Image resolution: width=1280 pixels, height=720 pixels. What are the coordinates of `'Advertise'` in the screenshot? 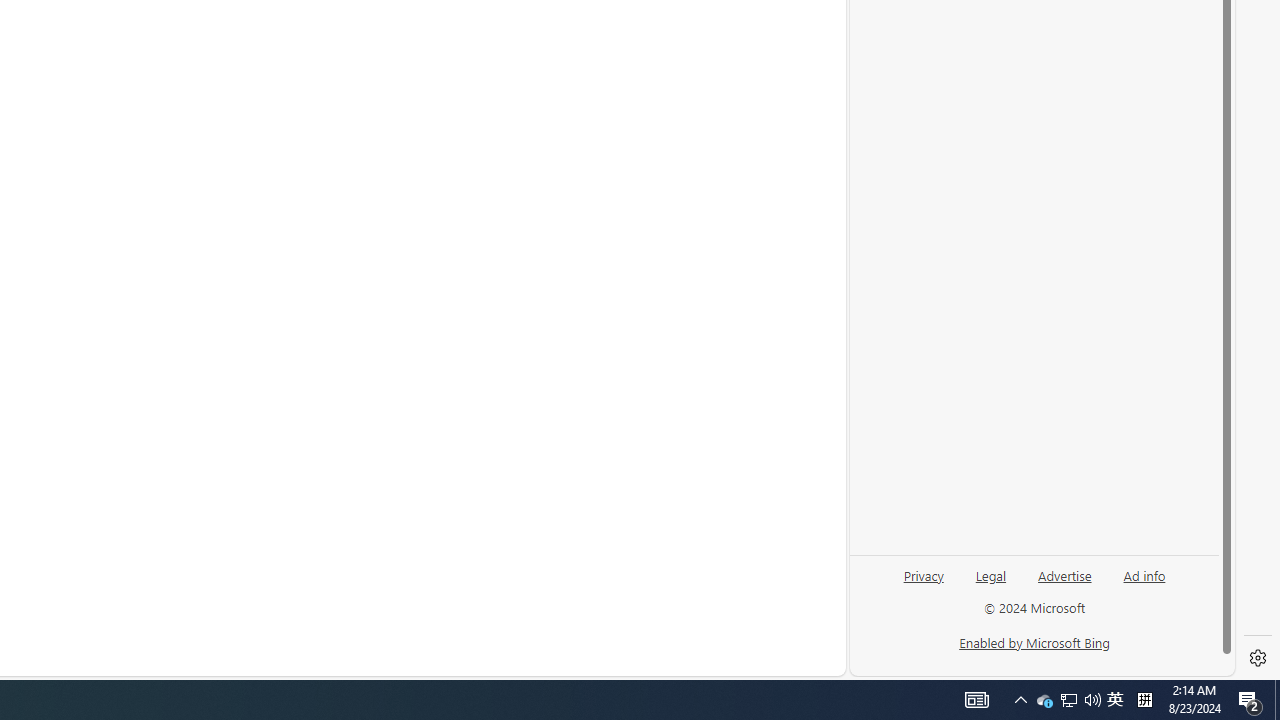 It's located at (1063, 574).